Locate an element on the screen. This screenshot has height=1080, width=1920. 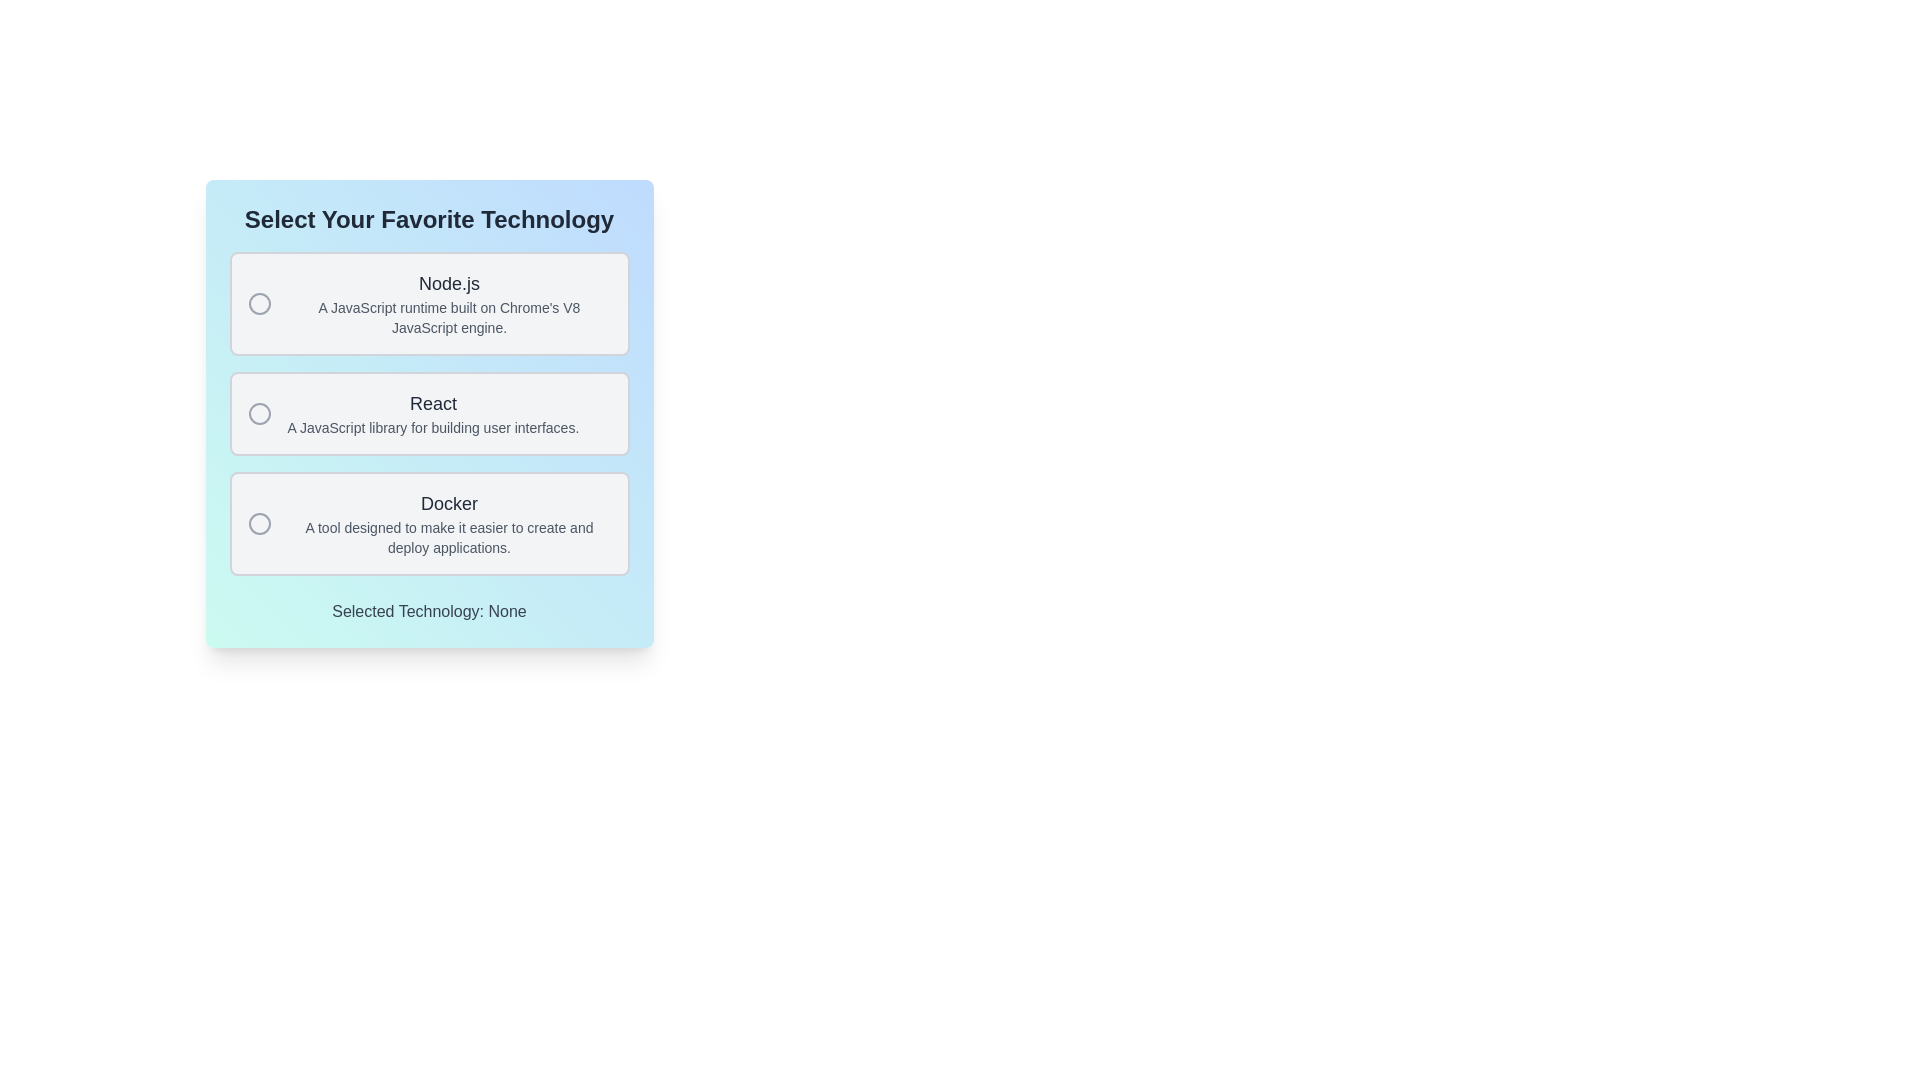
the circular radio button with a gray border and white inner circle located to the left of the label 'Docker' is located at coordinates (258, 523).